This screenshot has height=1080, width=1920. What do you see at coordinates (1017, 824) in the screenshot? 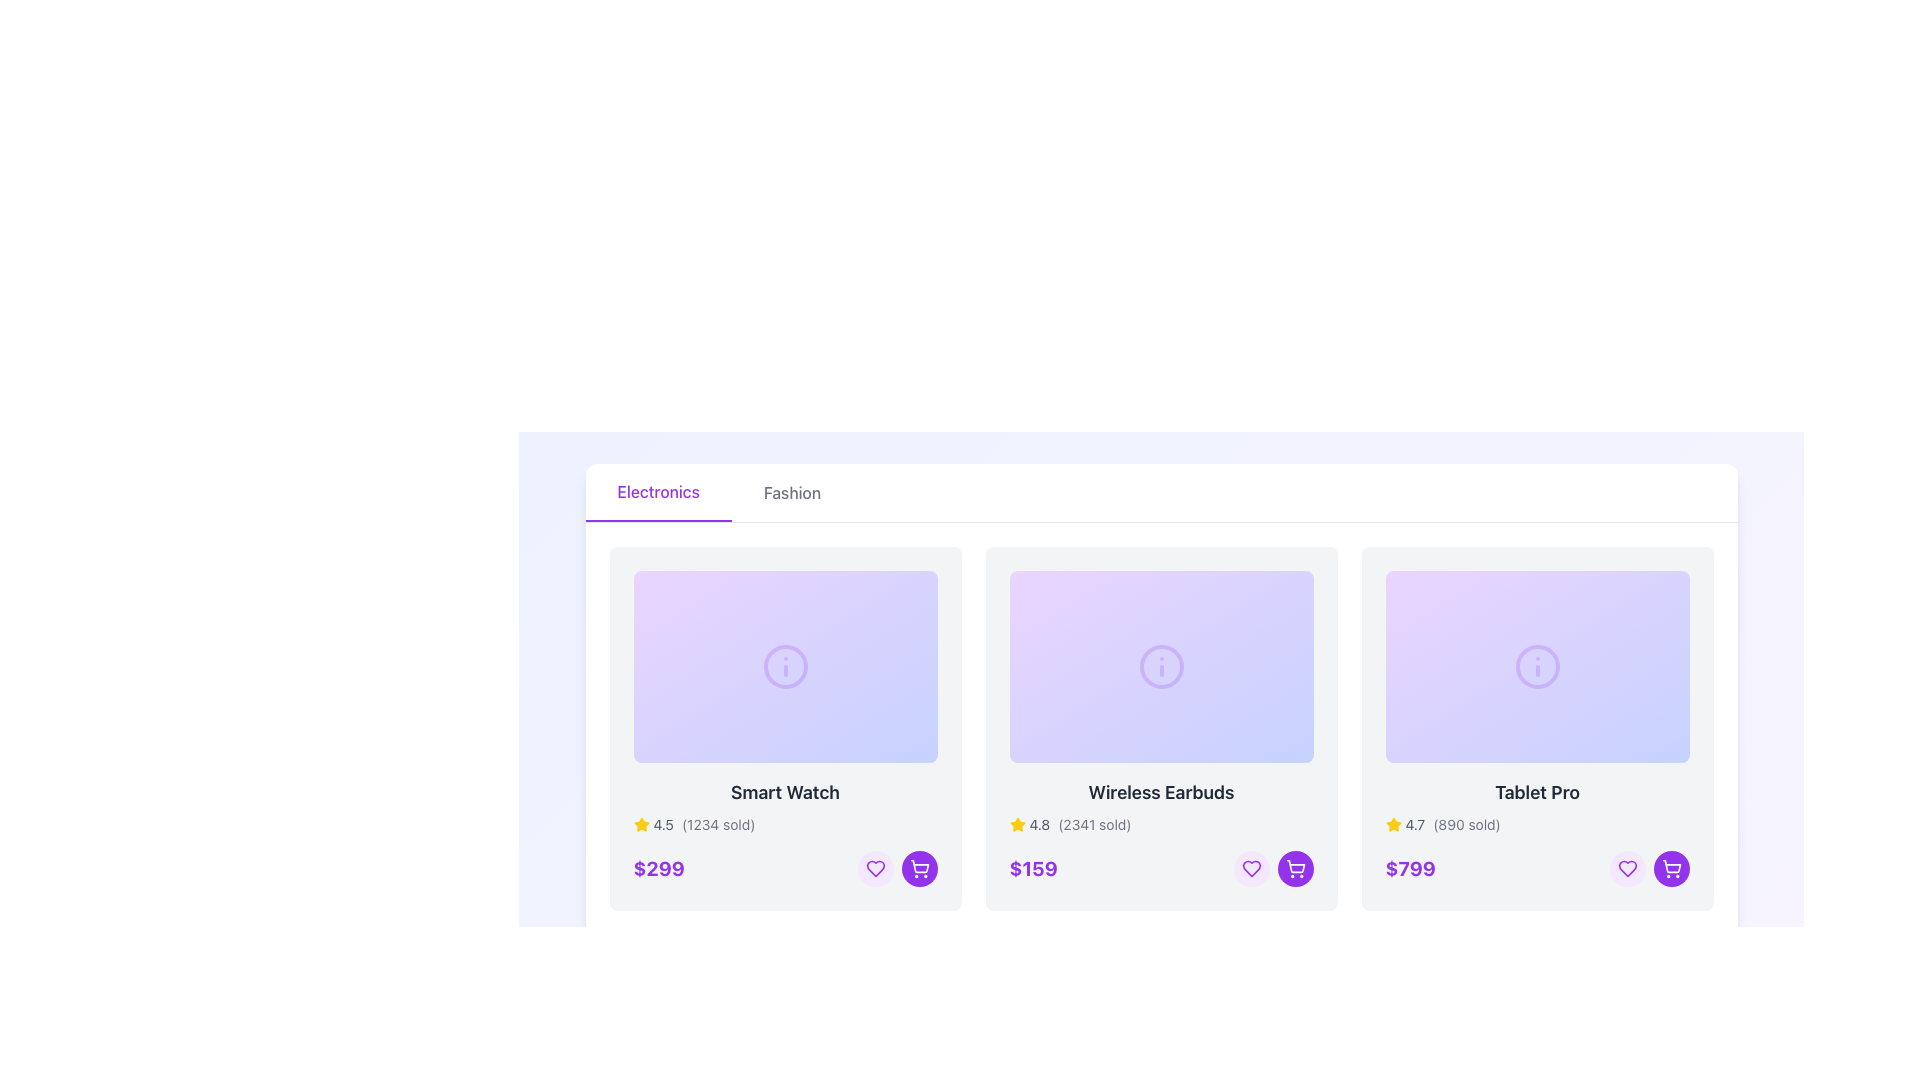
I see `the filled star icon in the middle rating section of the 'Wireless Earbuds' card to rate or view rating details` at bounding box center [1017, 824].